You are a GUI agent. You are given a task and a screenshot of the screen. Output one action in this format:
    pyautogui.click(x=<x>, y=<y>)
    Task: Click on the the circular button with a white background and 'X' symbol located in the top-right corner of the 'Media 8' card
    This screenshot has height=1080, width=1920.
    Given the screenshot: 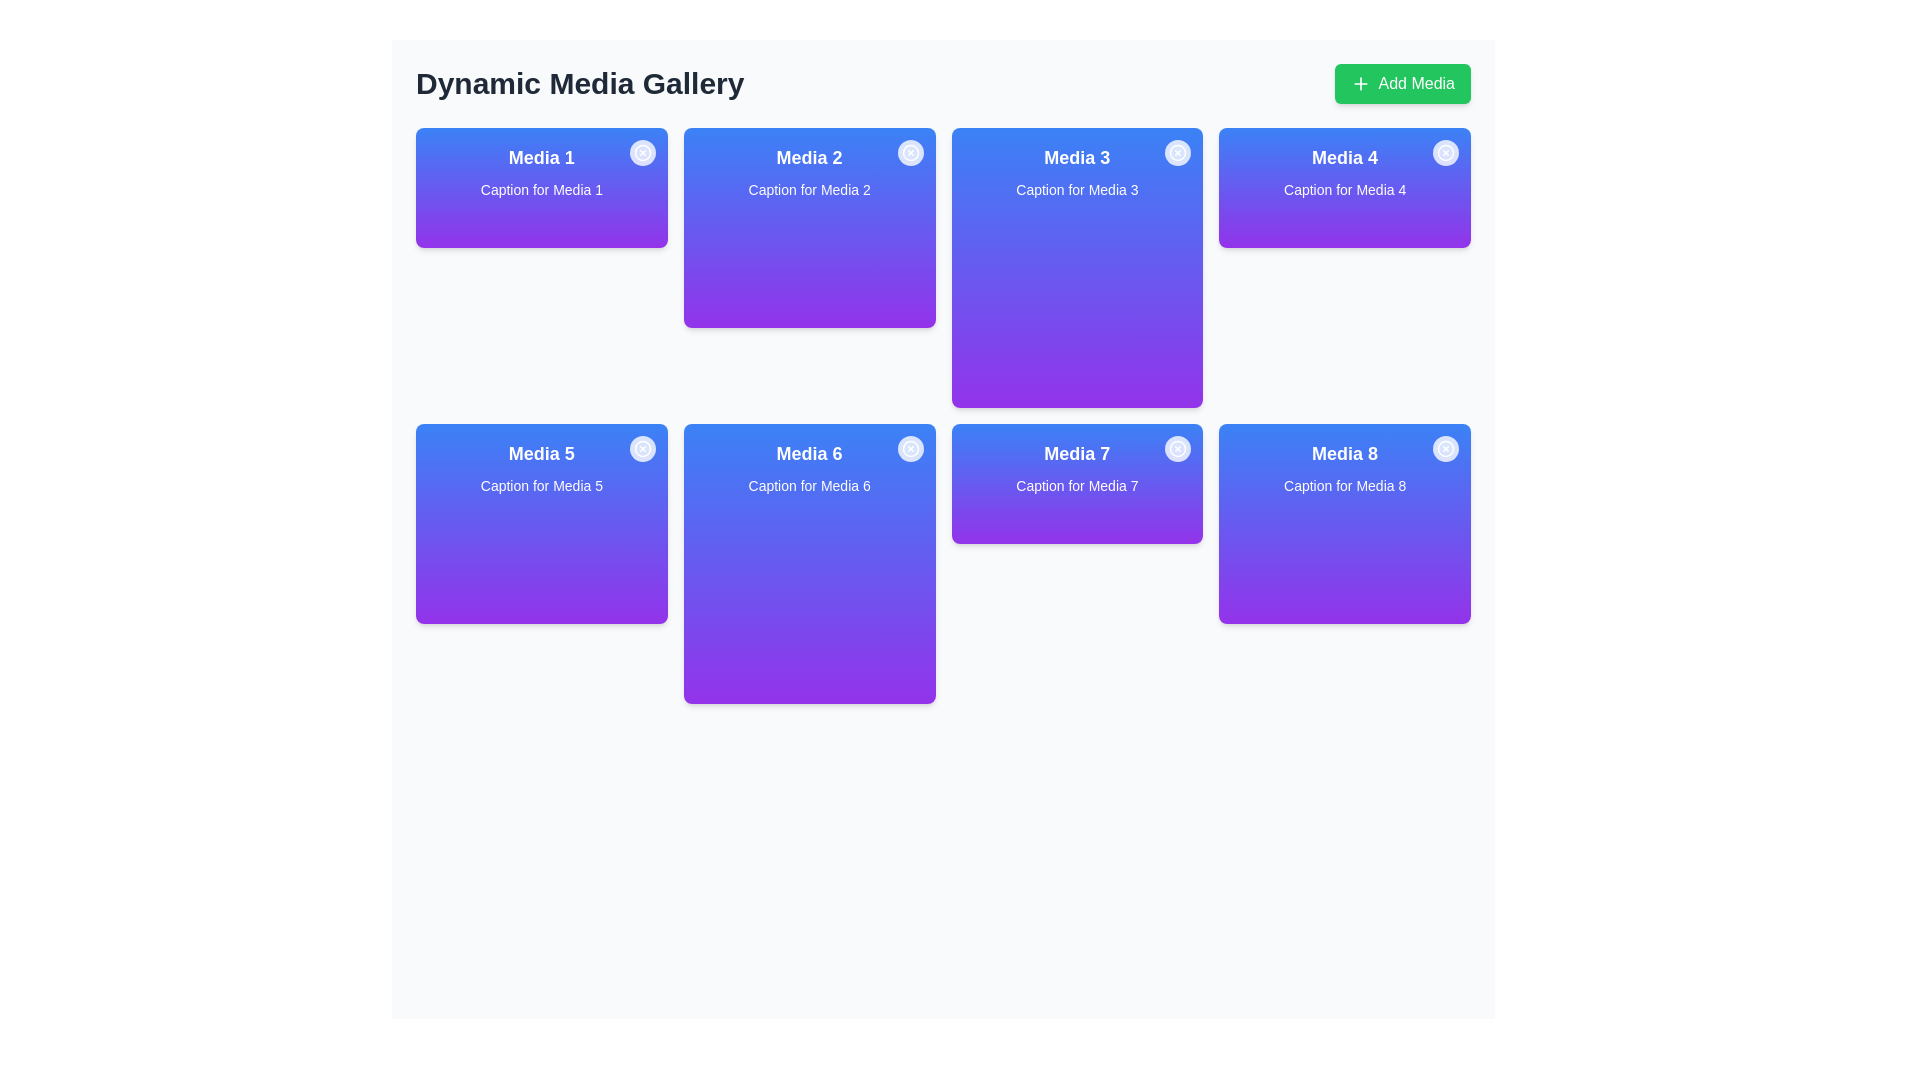 What is the action you would take?
    pyautogui.click(x=1445, y=447)
    